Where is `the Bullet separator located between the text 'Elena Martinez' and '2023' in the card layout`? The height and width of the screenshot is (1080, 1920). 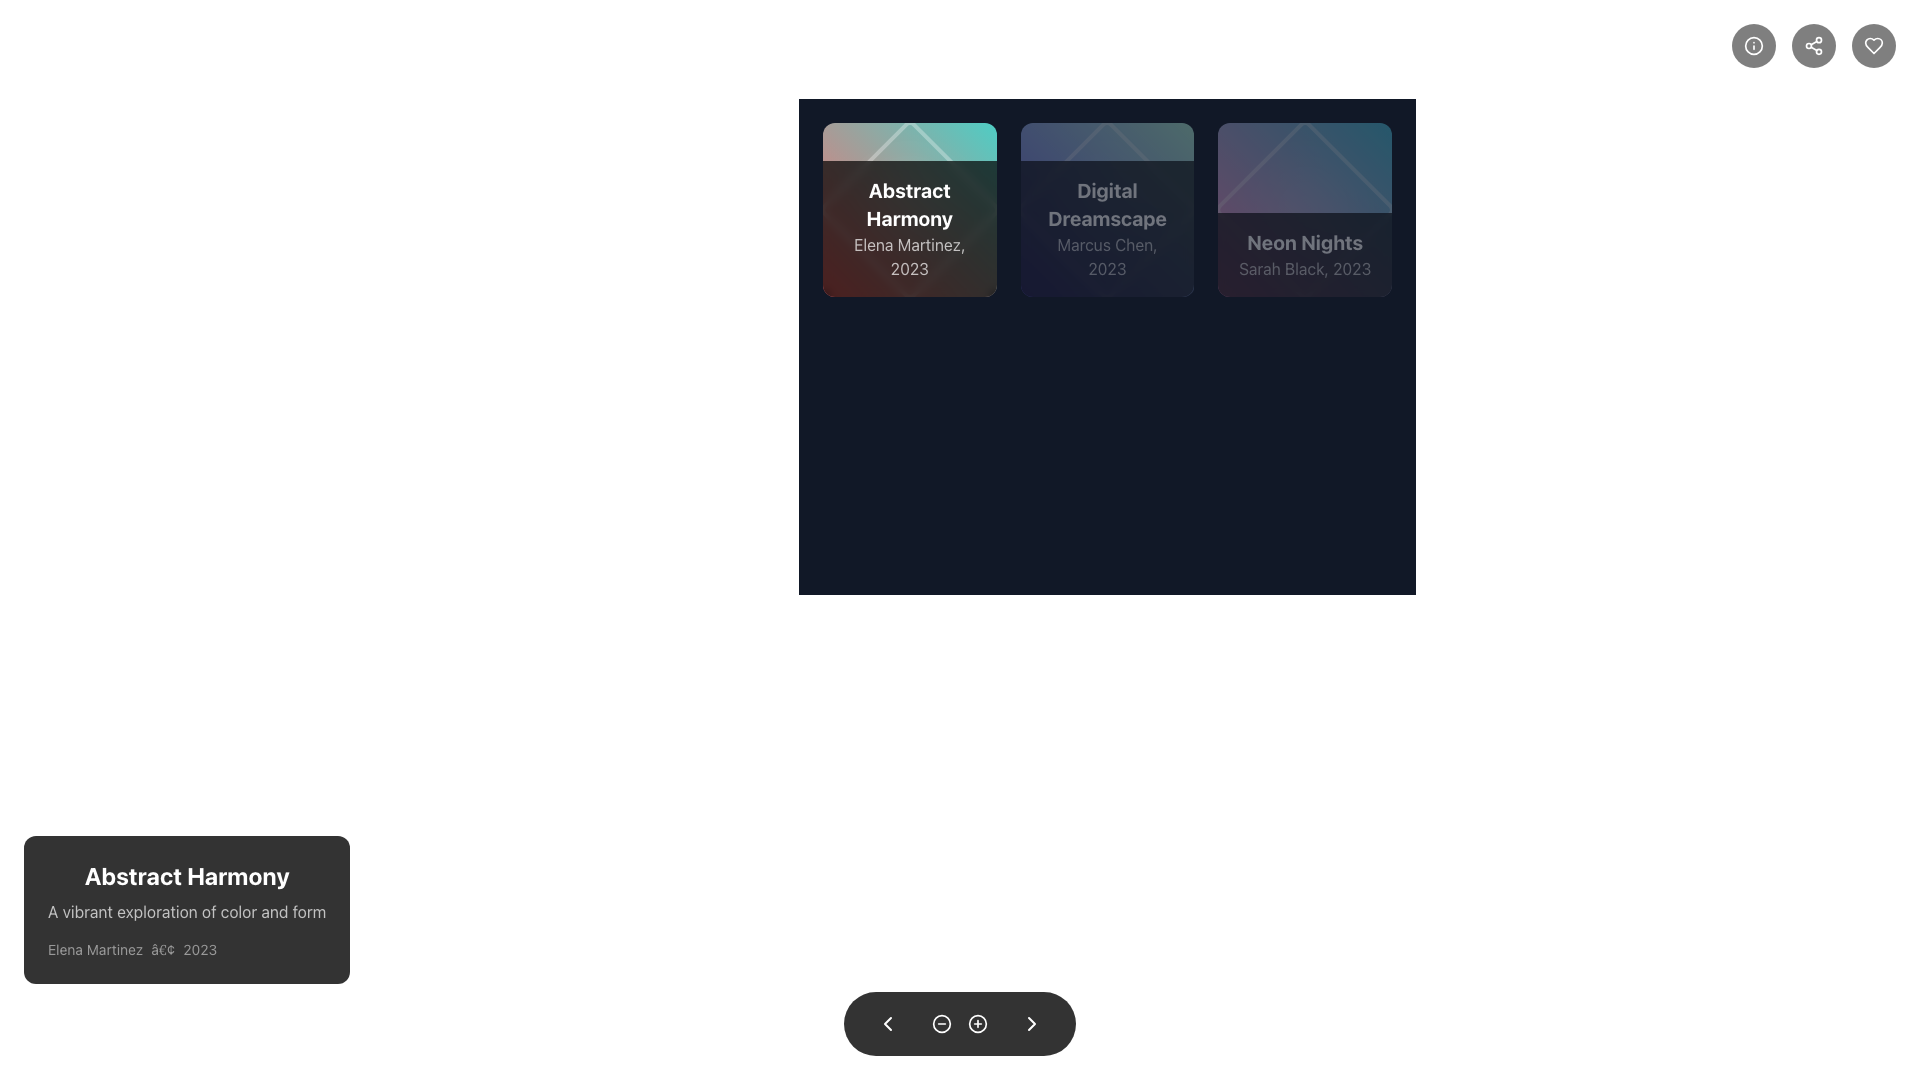
the Bullet separator located between the text 'Elena Martinez' and '2023' in the card layout is located at coordinates (163, 948).